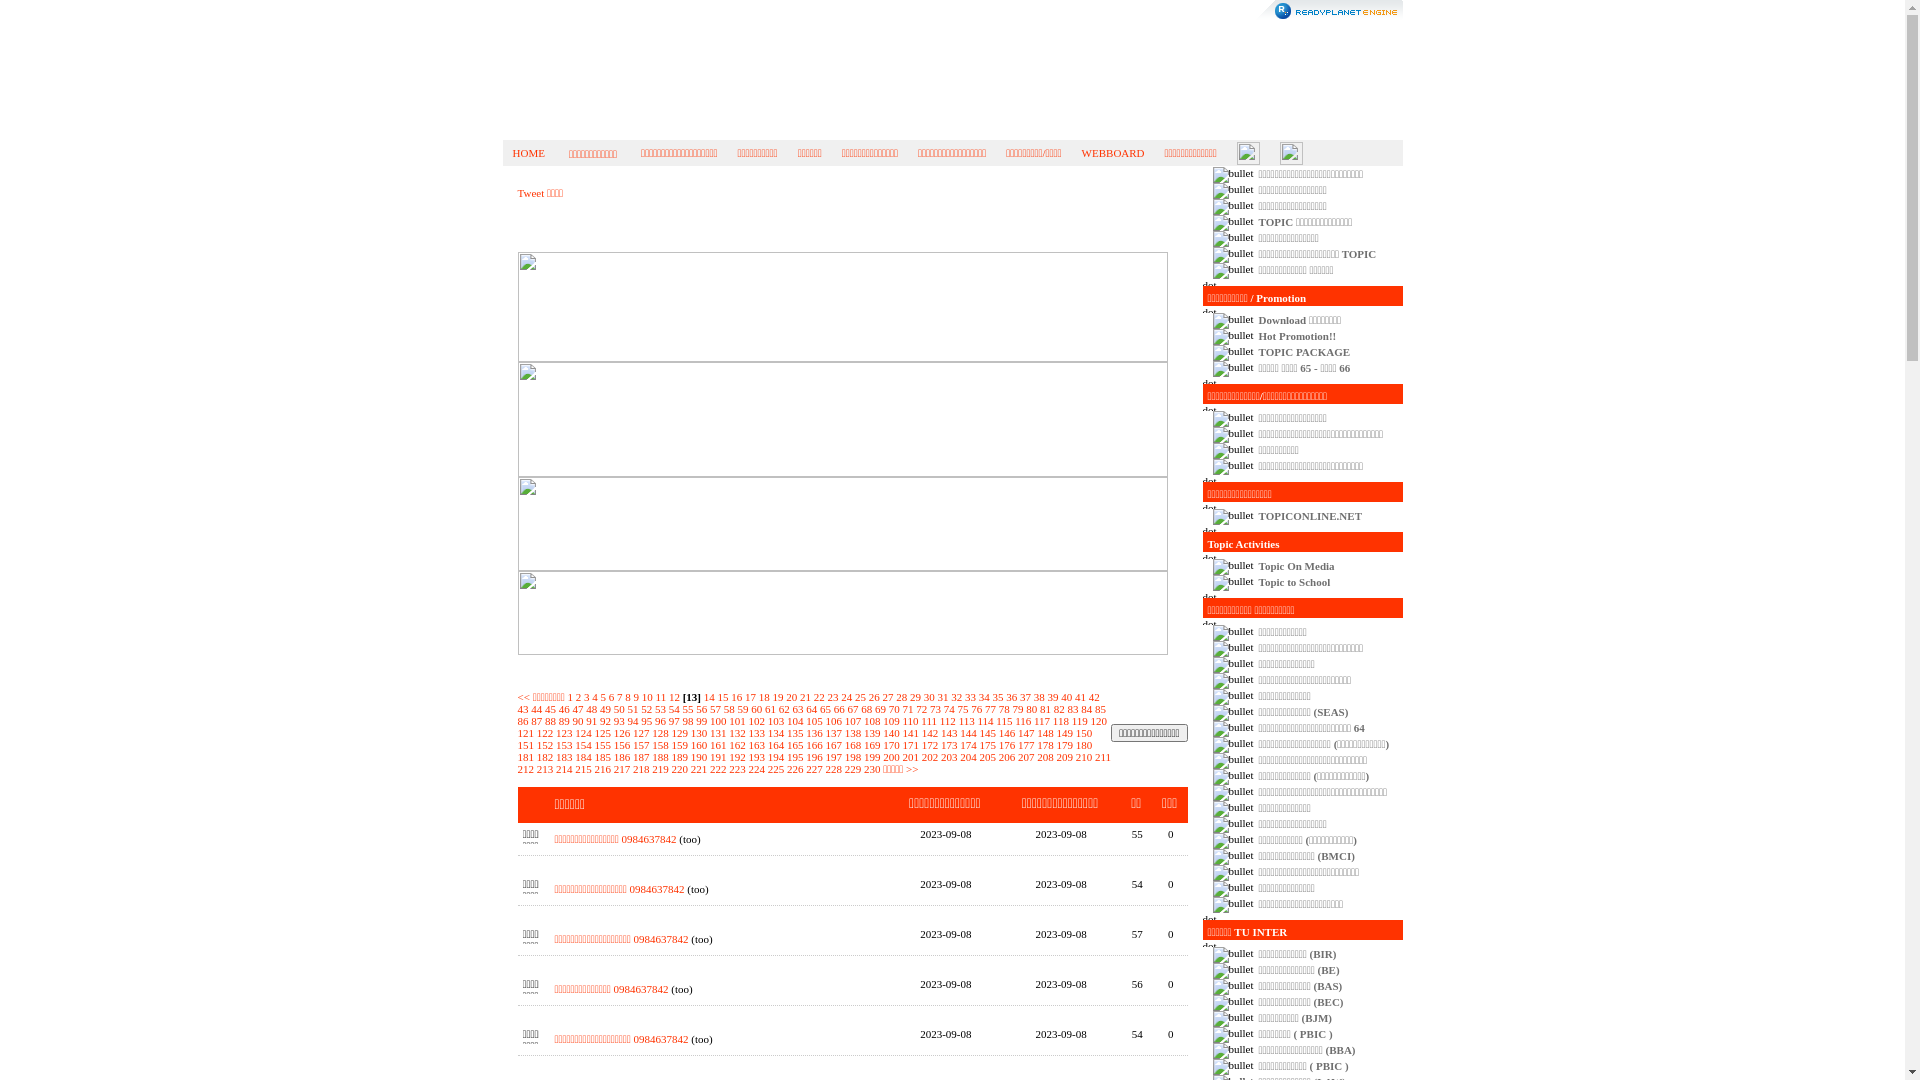  What do you see at coordinates (545, 767) in the screenshot?
I see `'213'` at bounding box center [545, 767].